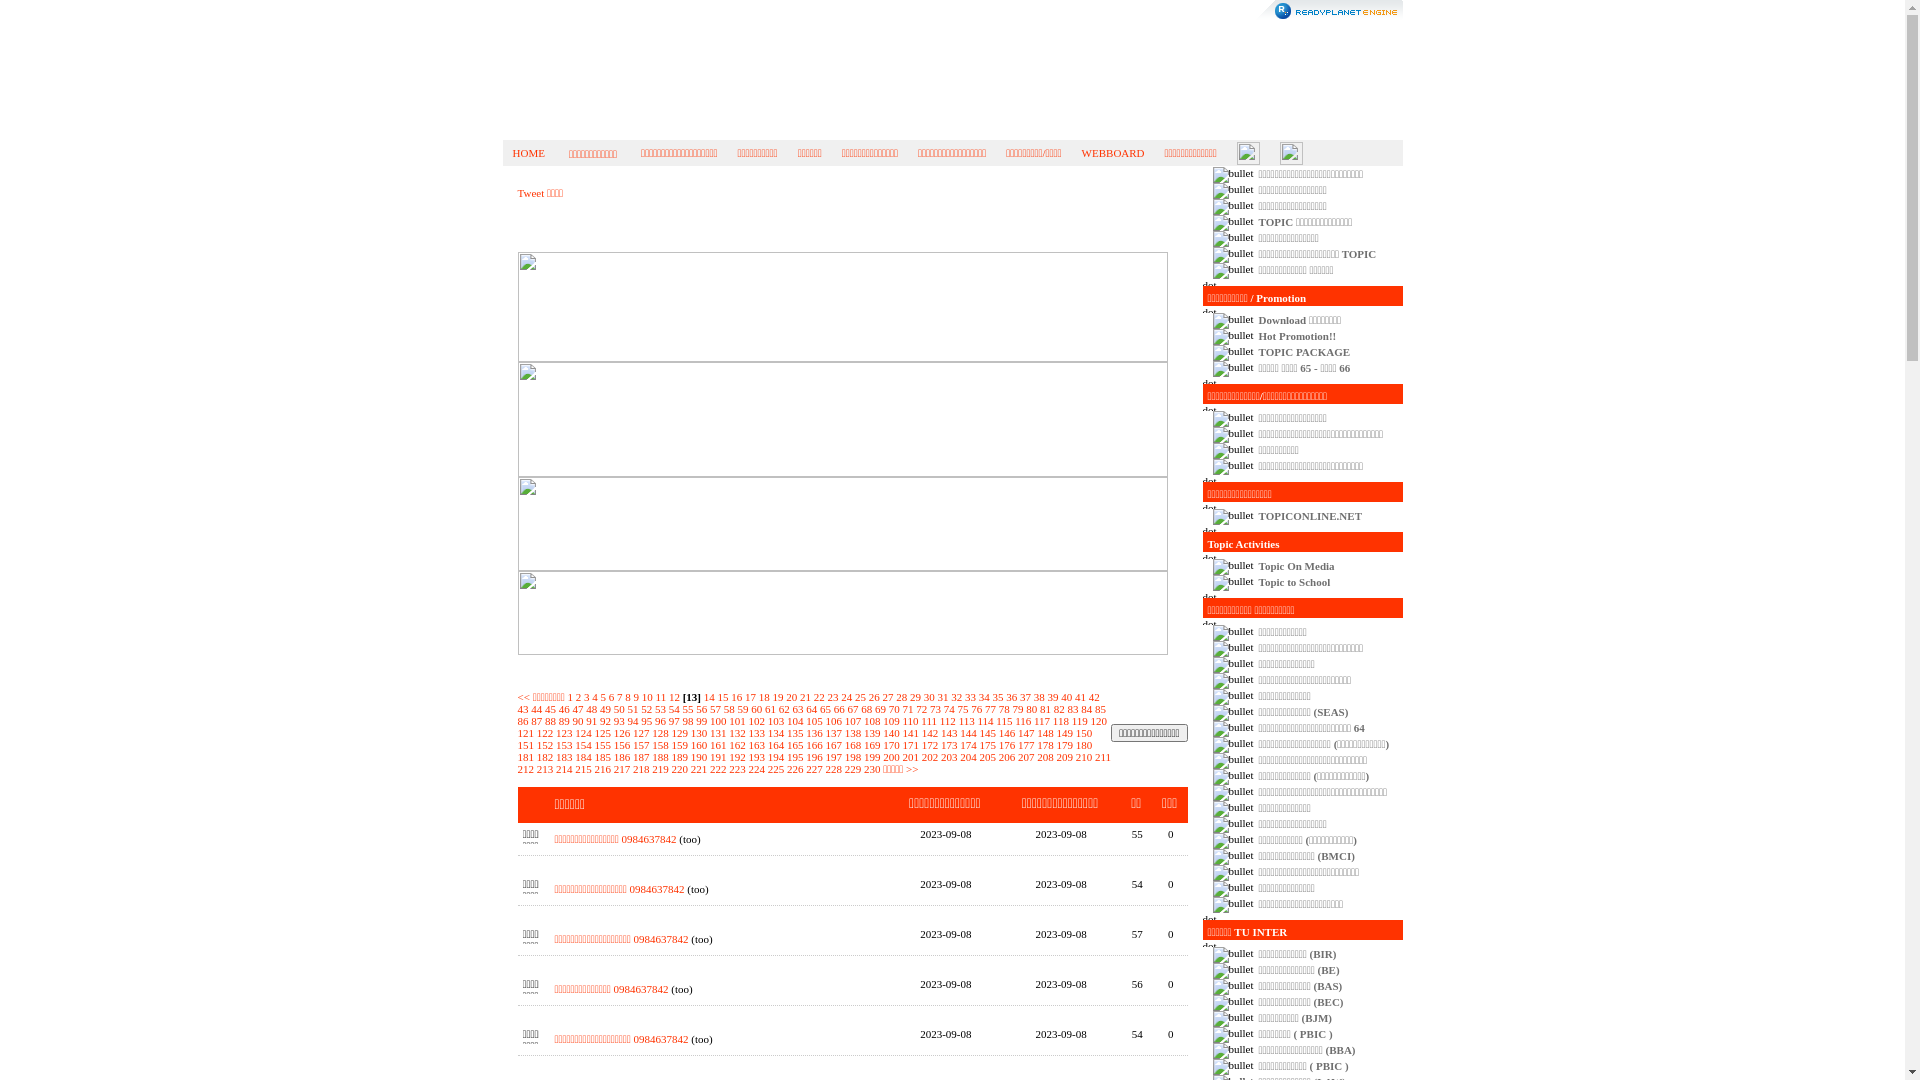  What do you see at coordinates (545, 767) in the screenshot?
I see `'213'` at bounding box center [545, 767].